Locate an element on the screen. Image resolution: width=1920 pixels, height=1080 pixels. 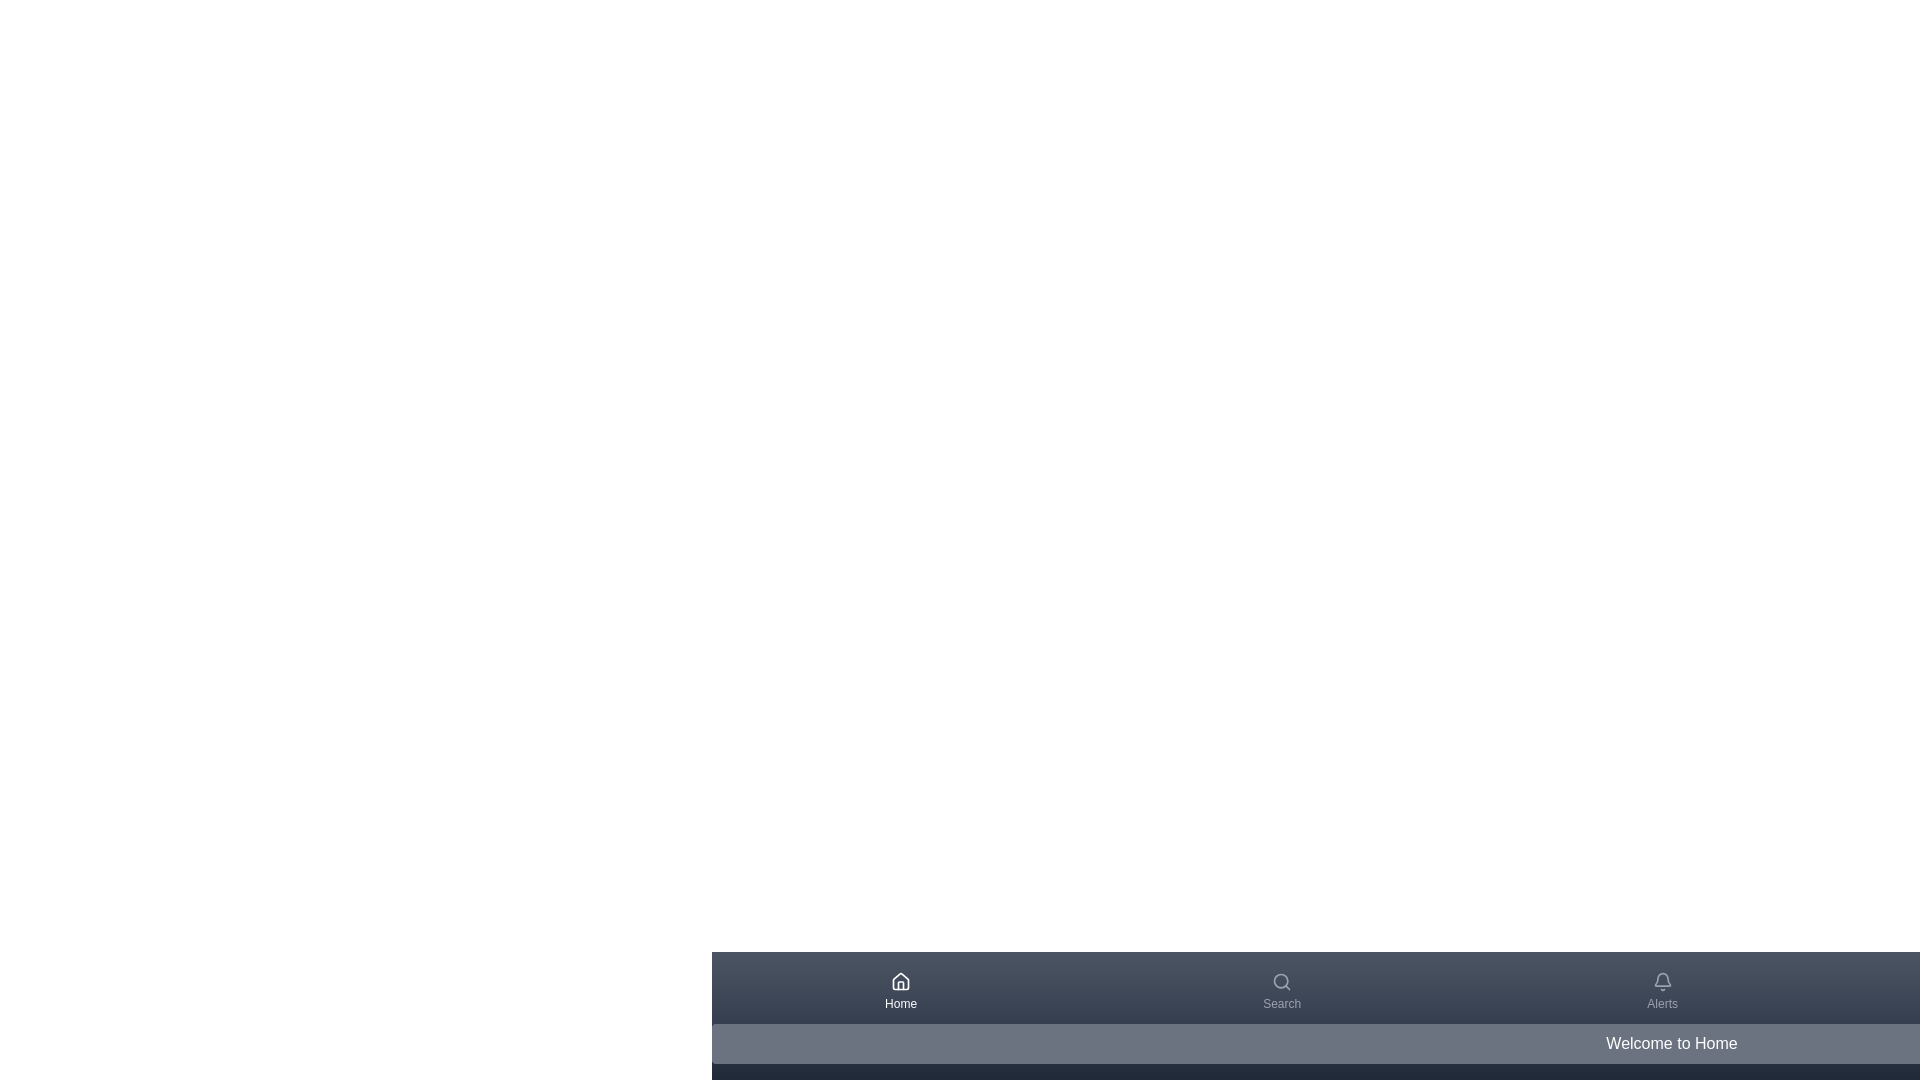
the Search tab to navigate to its section is located at coordinates (1281, 991).